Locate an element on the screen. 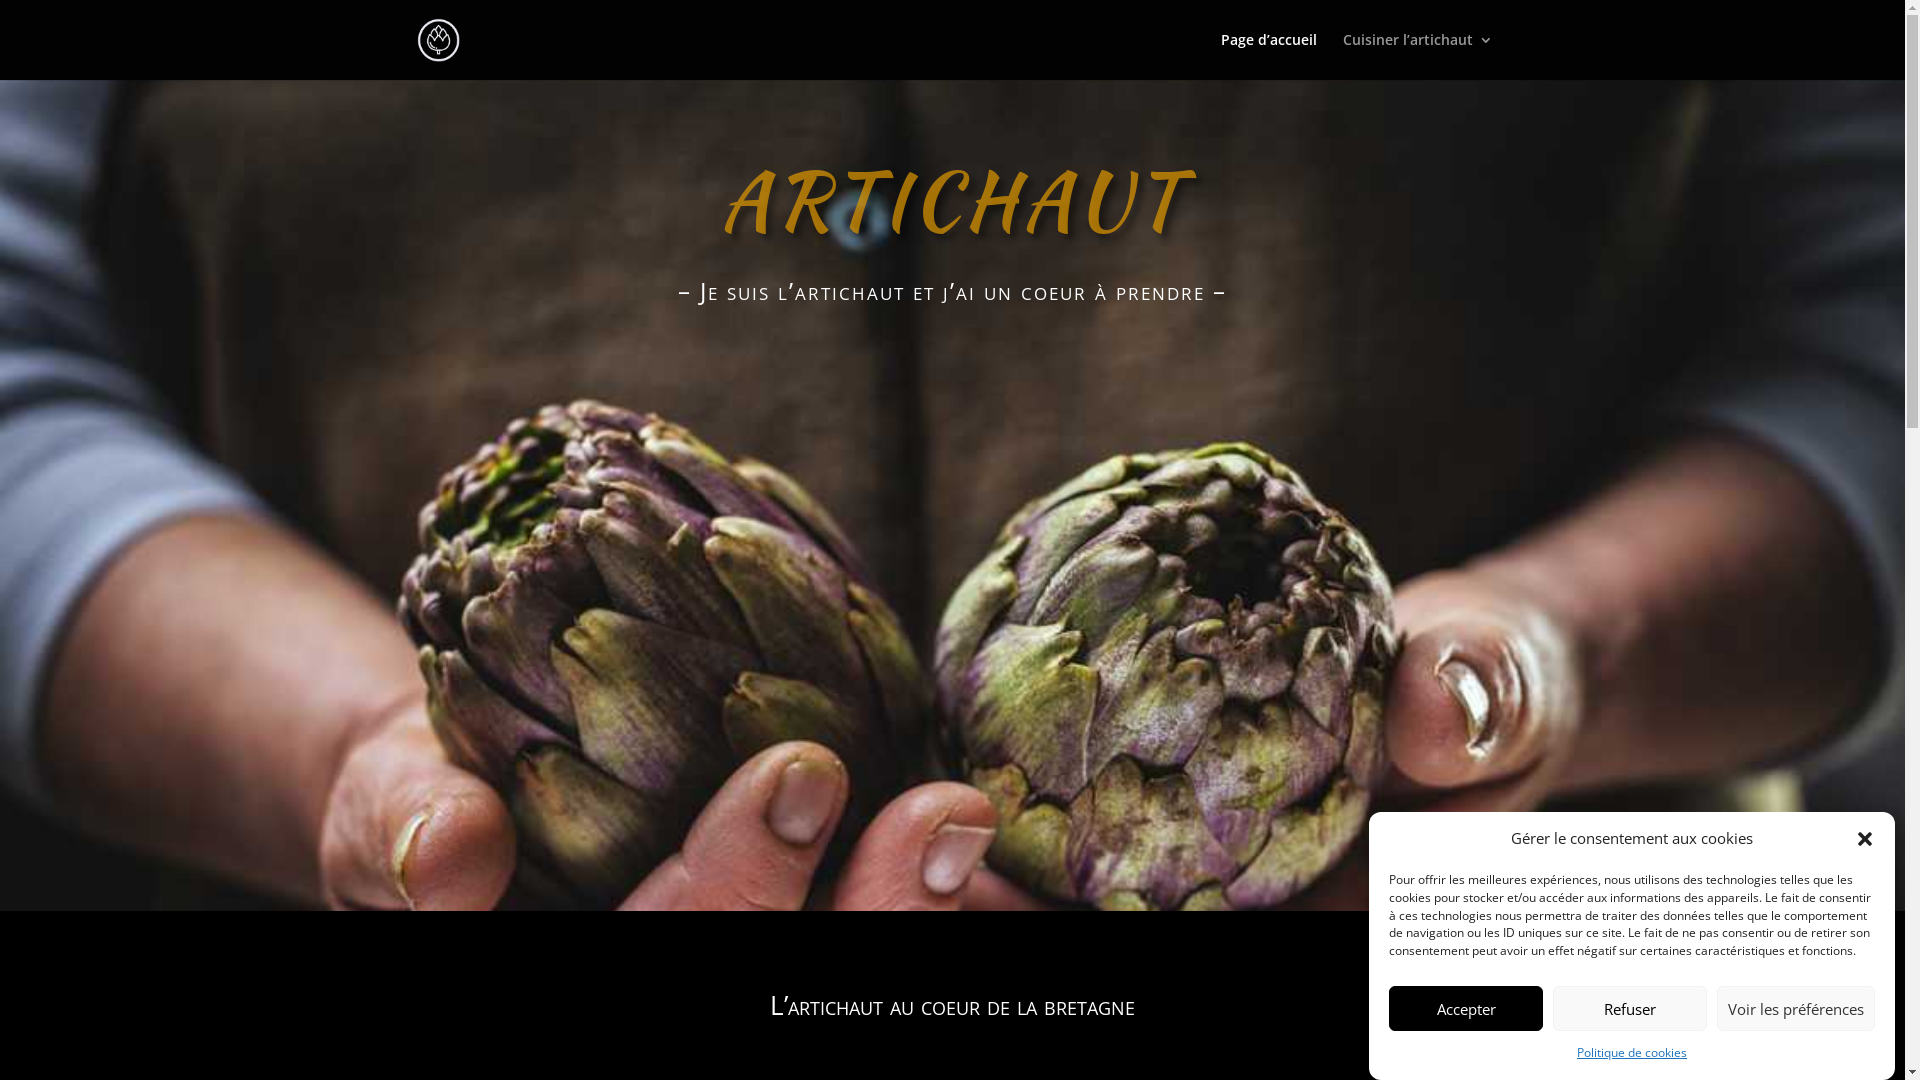 The width and height of the screenshot is (1920, 1080). 'Politique de cookies' is located at coordinates (1632, 1052).